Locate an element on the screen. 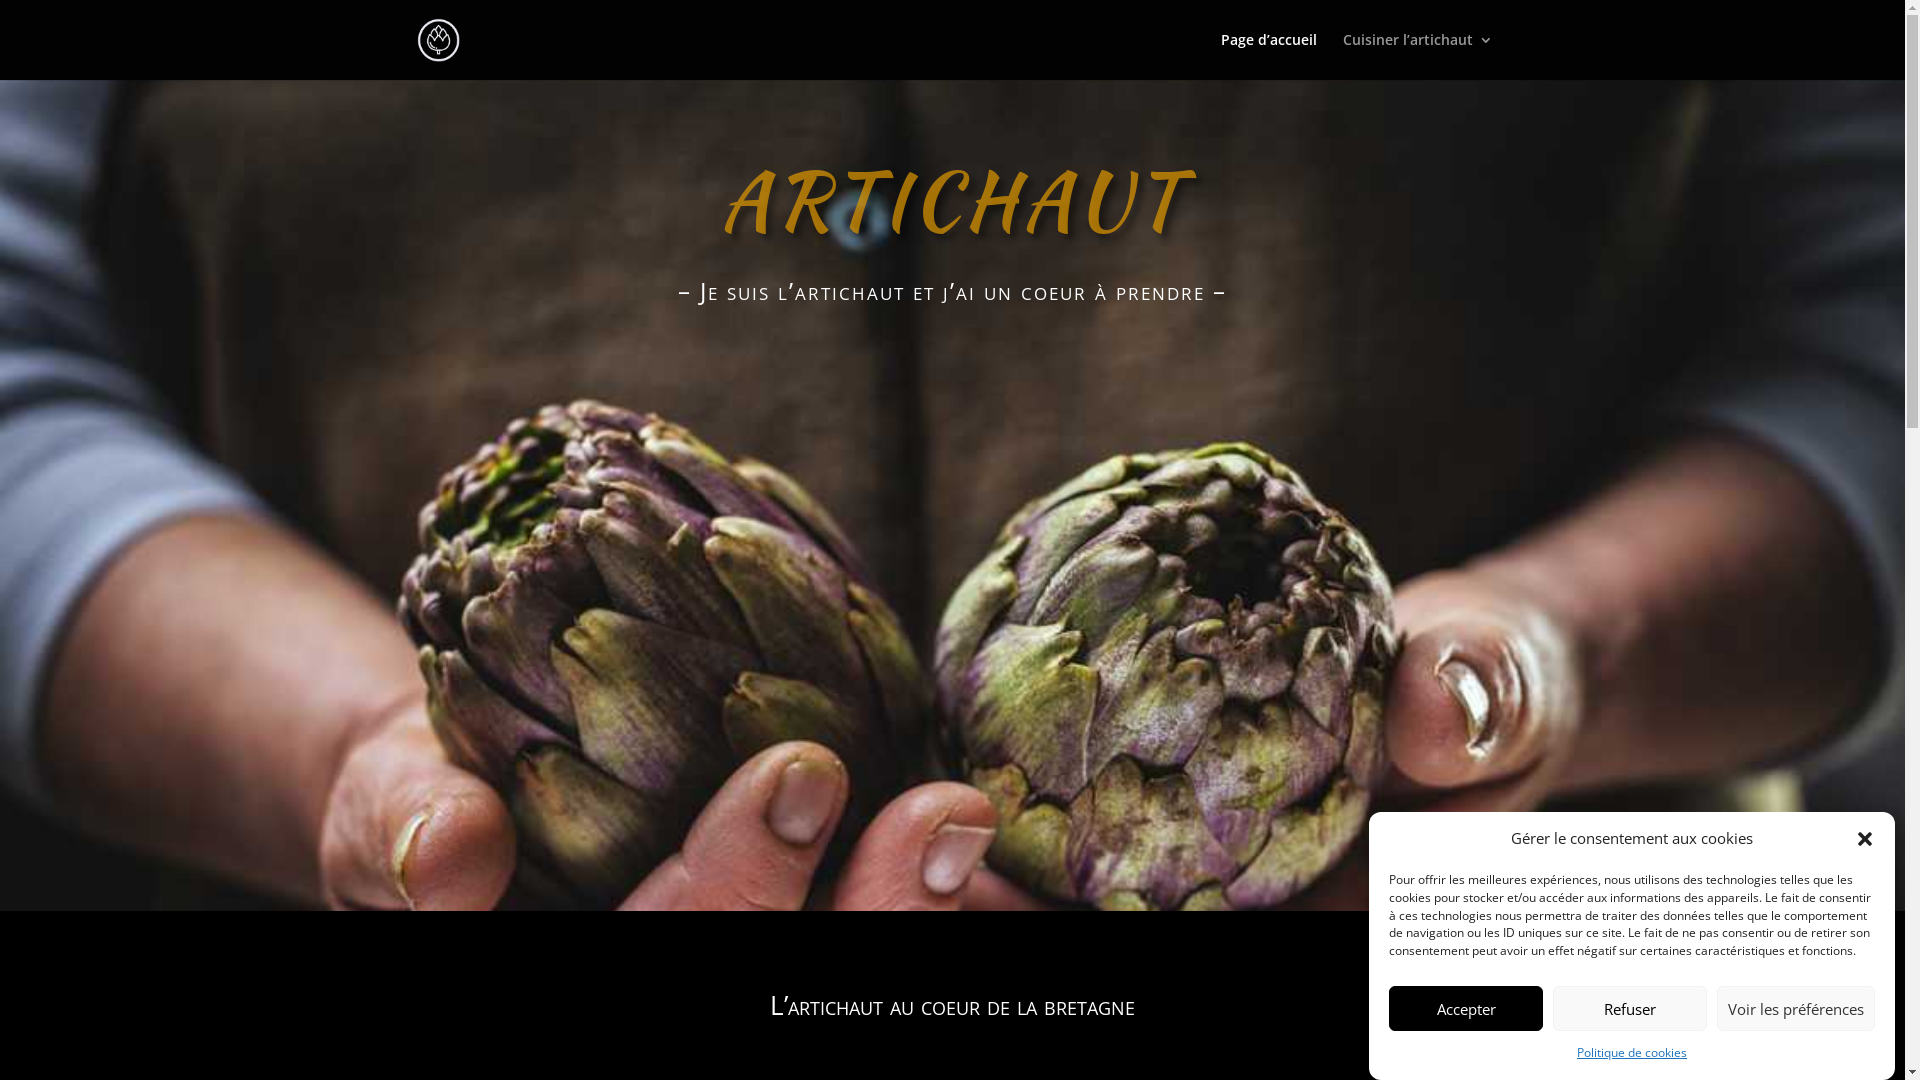 The width and height of the screenshot is (1920, 1080). 'Politique de cookies' is located at coordinates (1632, 1052).